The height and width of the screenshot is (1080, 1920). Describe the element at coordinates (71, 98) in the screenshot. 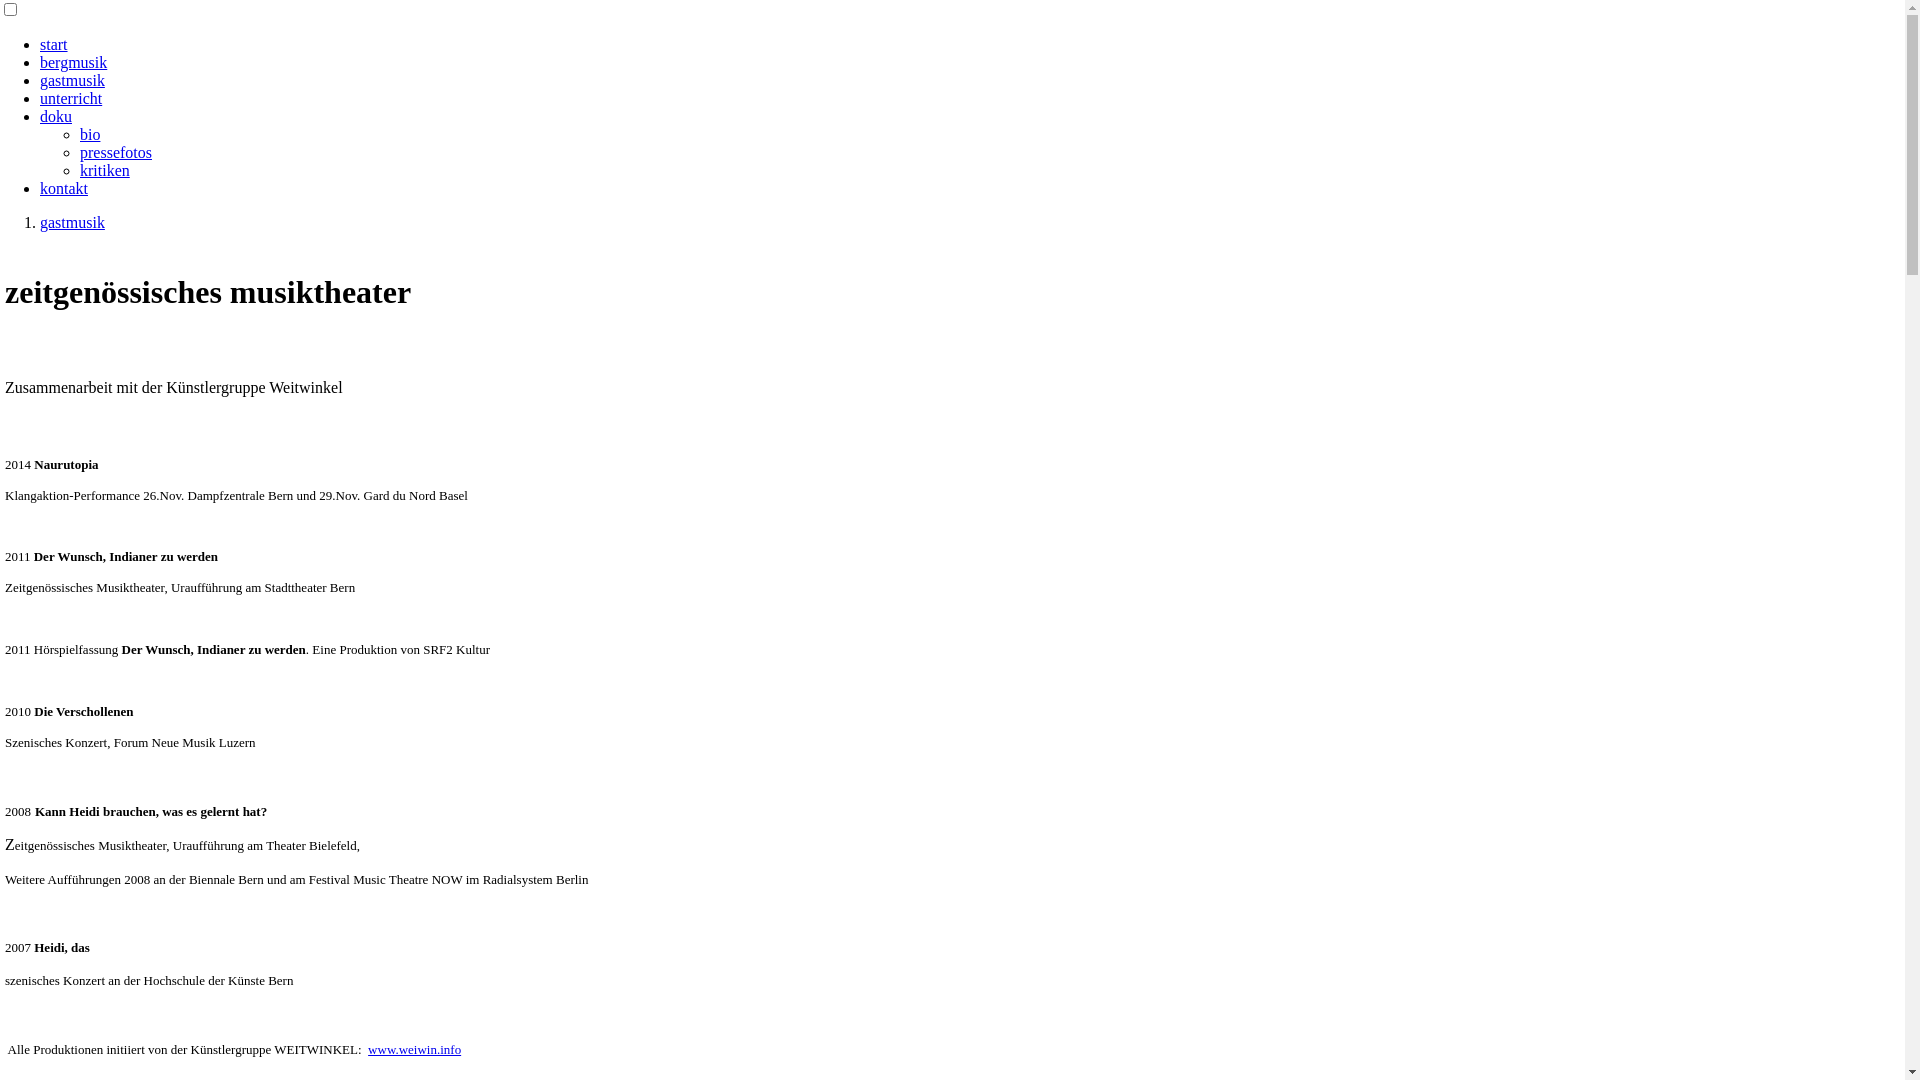

I see `'unterricht'` at that location.